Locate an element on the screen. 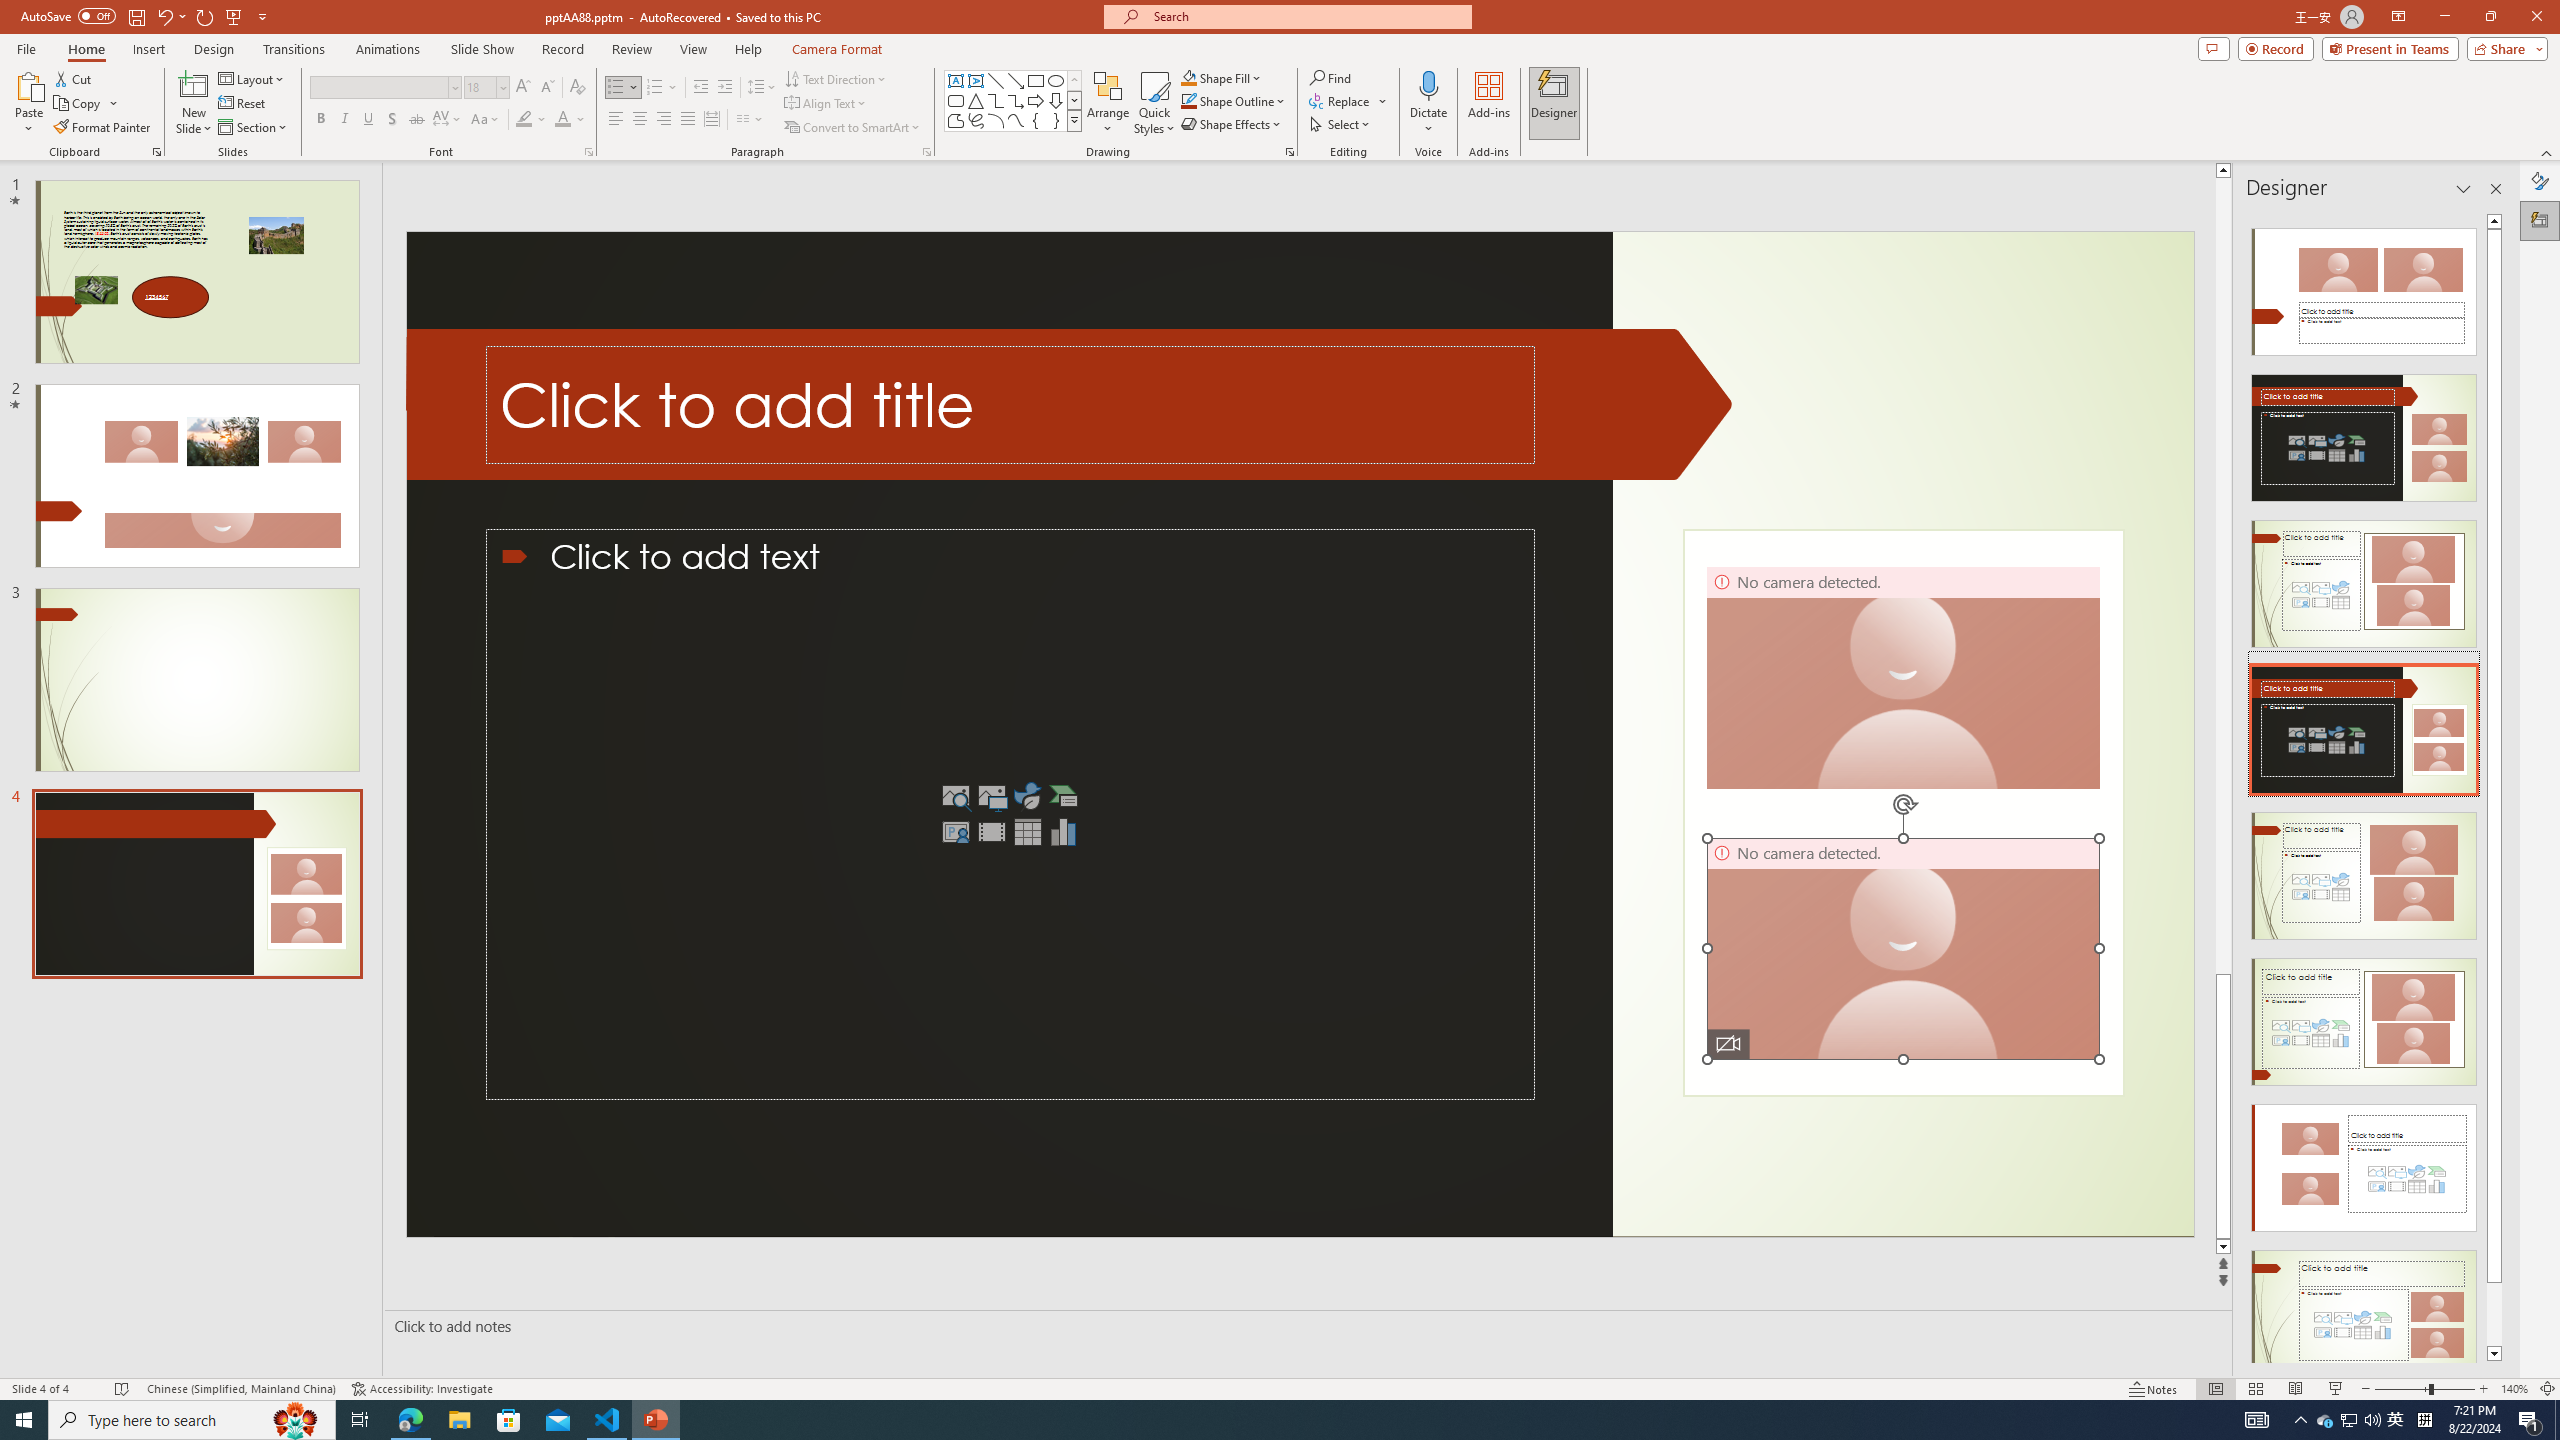  'Shape Effects' is located at coordinates (1231, 122).